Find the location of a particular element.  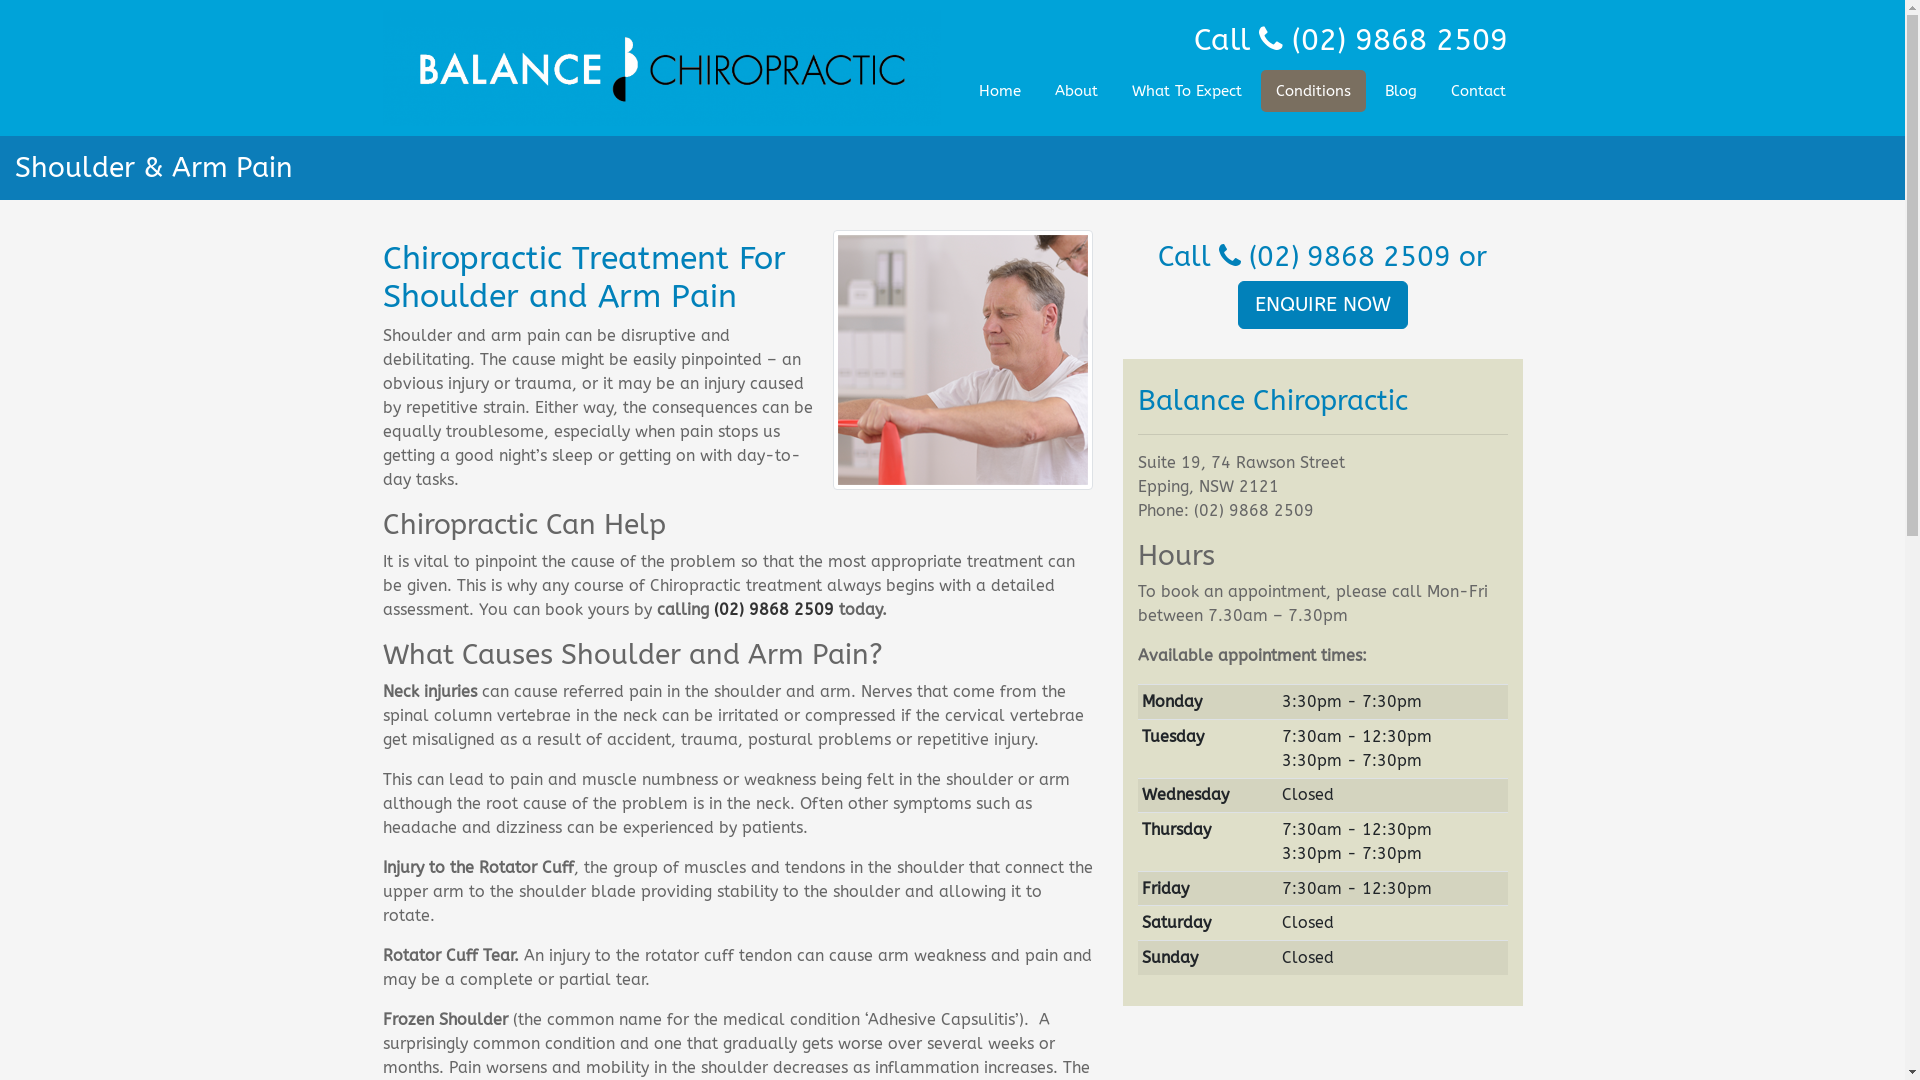

'Home' is located at coordinates (999, 91).